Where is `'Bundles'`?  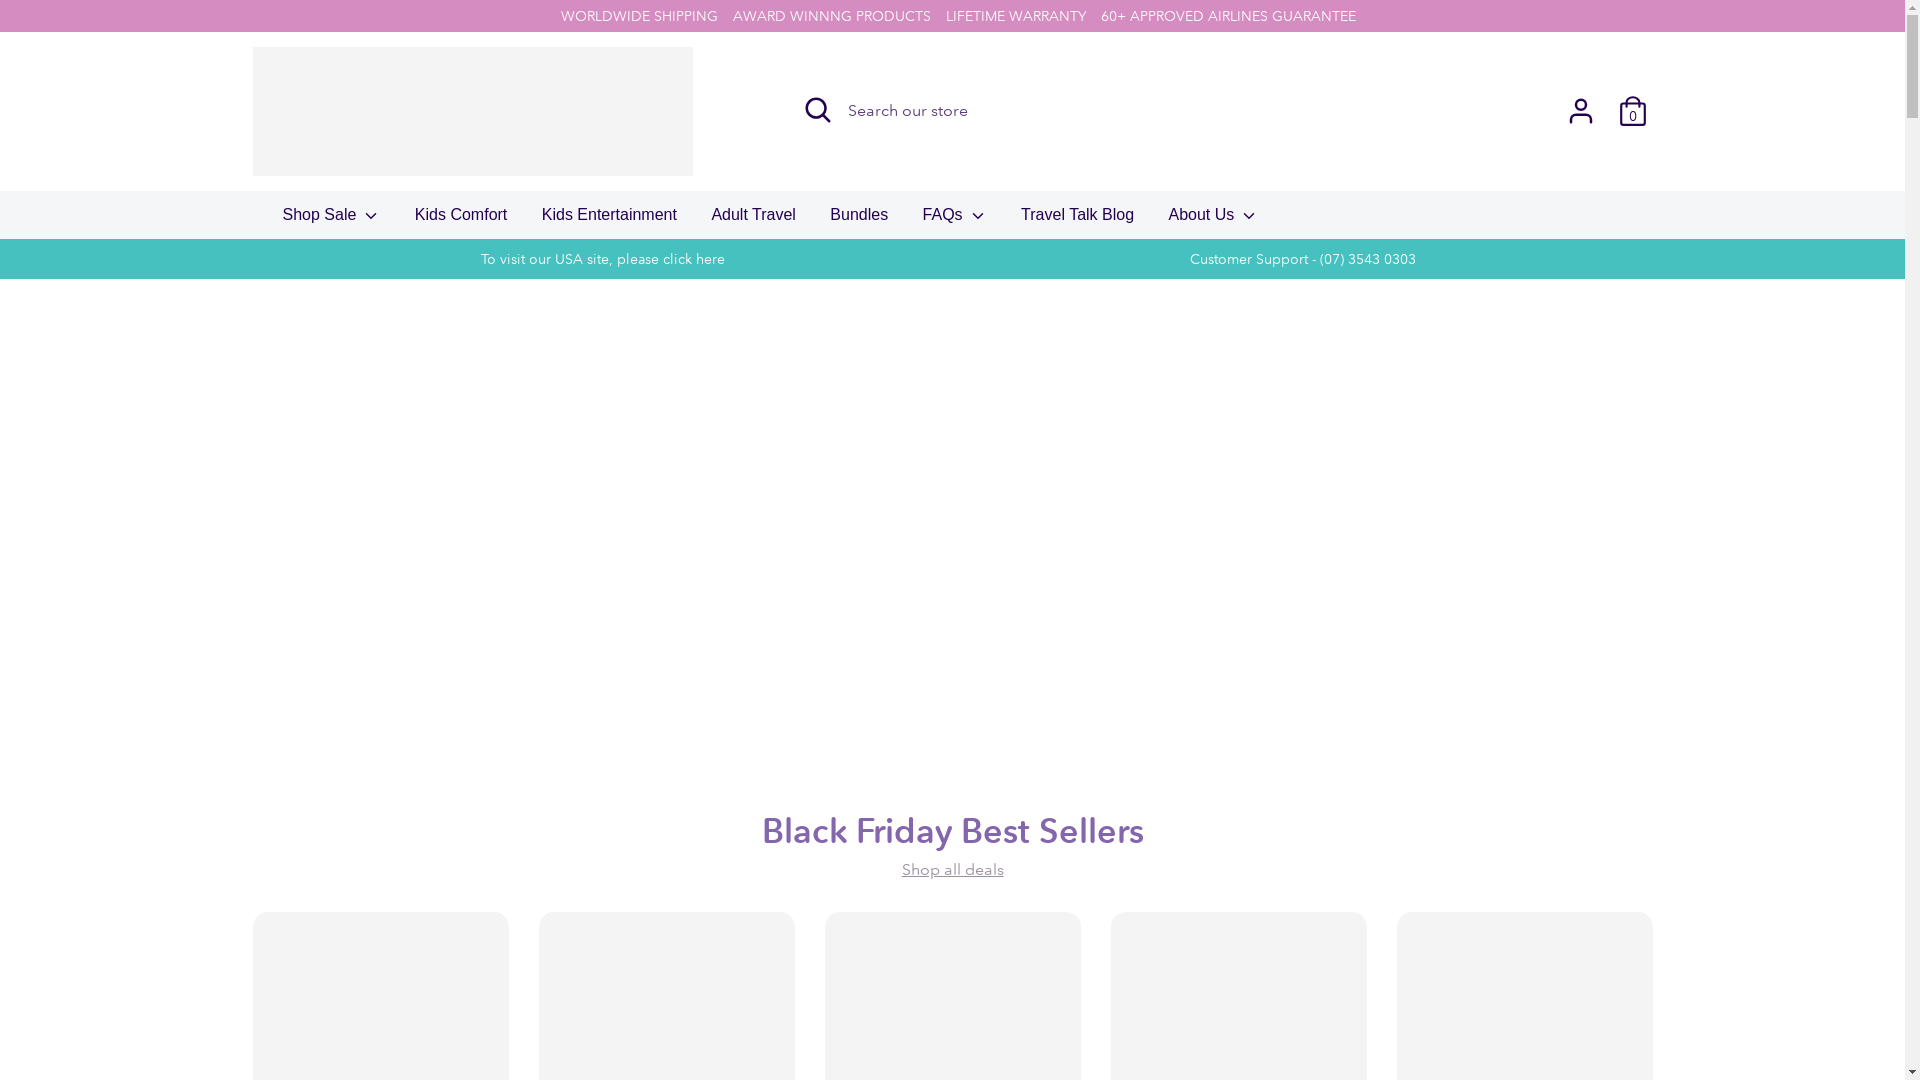
'Bundles' is located at coordinates (859, 220).